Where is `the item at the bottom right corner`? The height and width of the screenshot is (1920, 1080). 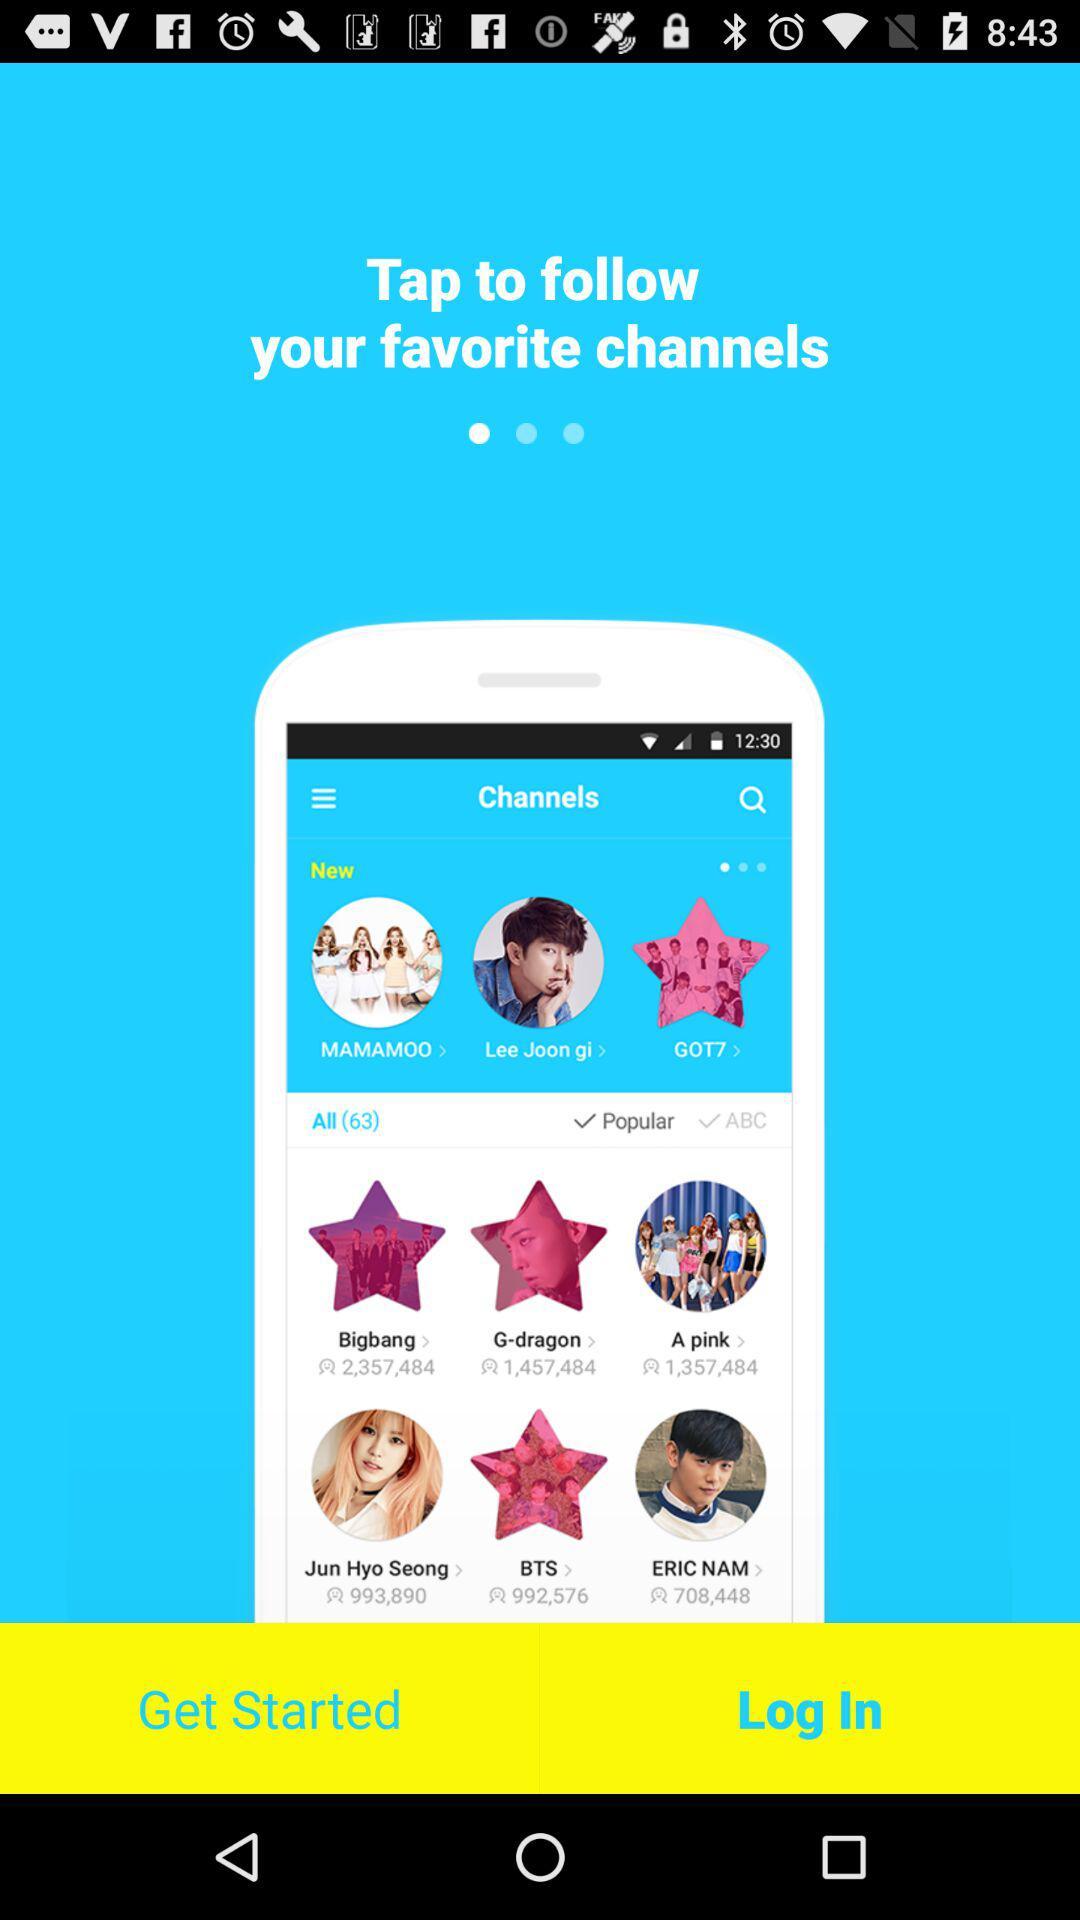
the item at the bottom right corner is located at coordinates (810, 1707).